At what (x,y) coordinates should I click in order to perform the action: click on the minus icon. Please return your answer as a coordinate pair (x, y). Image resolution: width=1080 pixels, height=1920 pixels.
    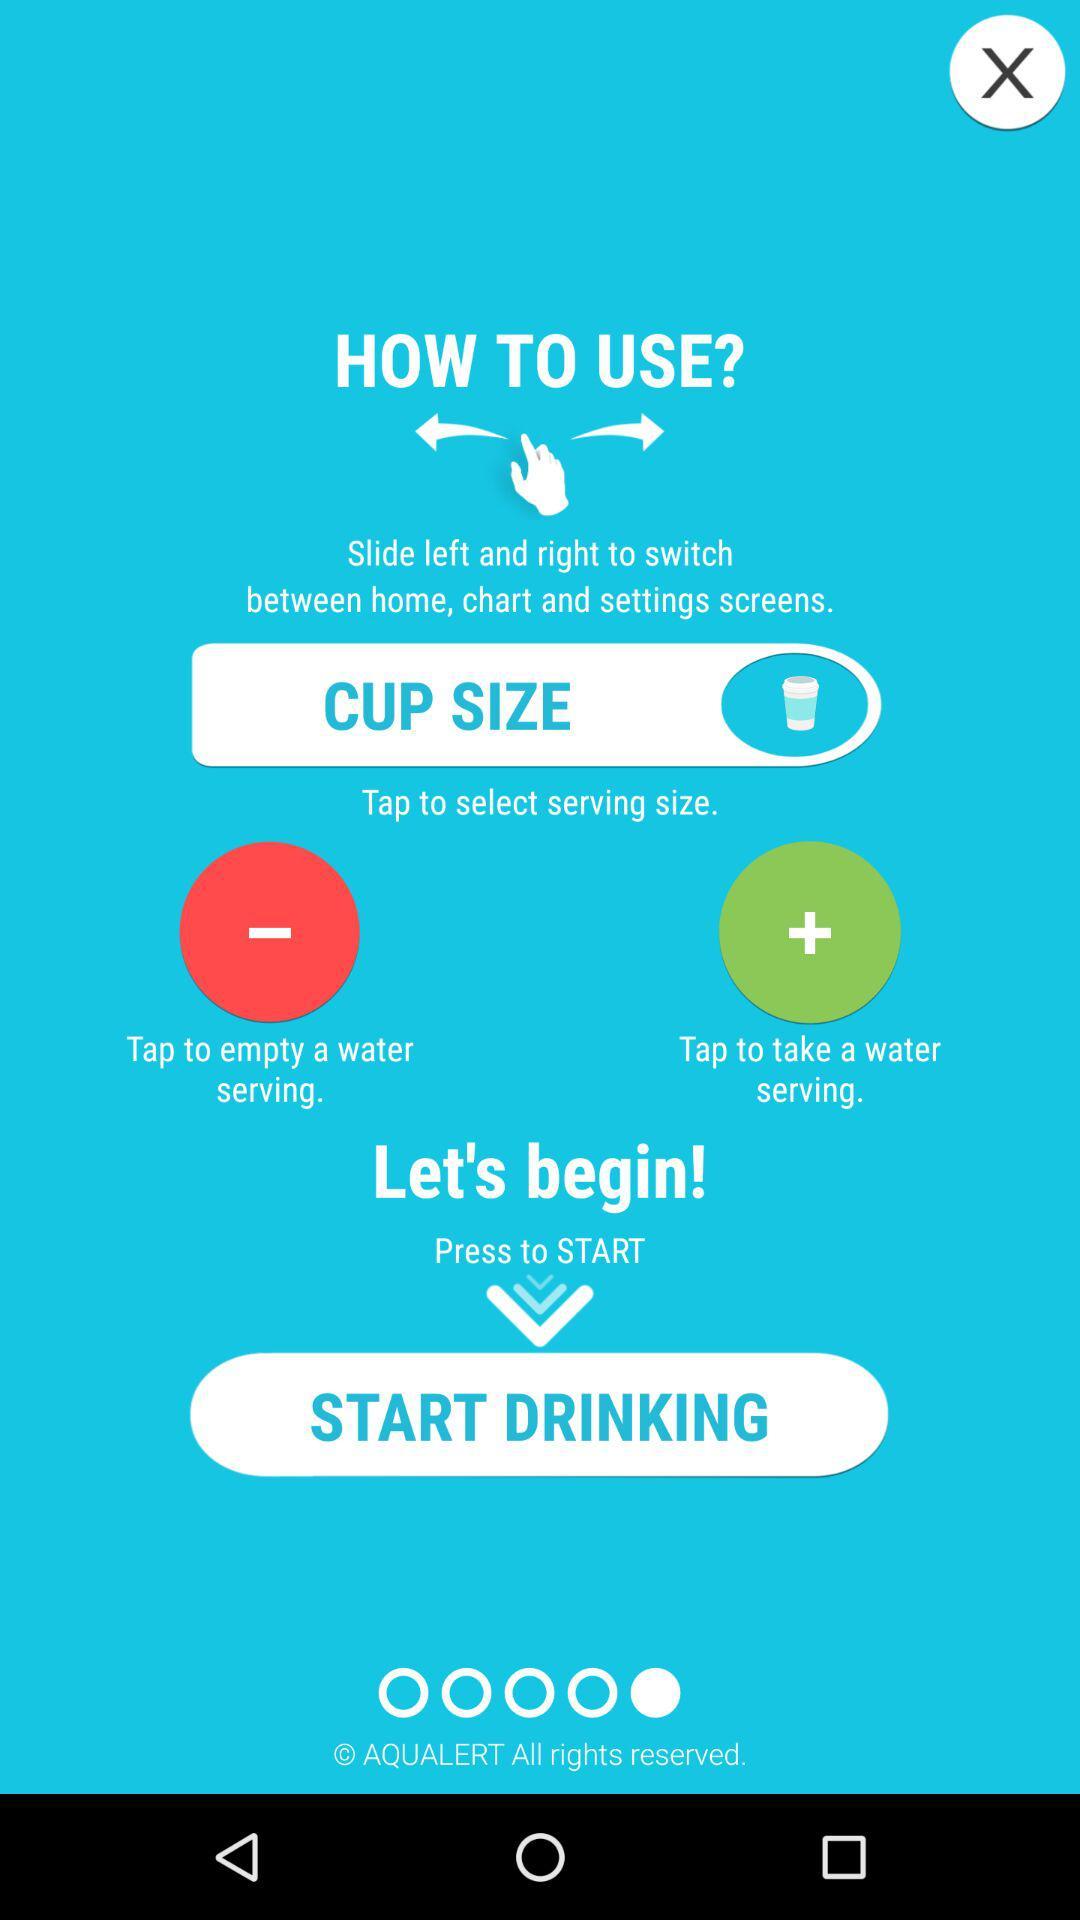
    Looking at the image, I should click on (268, 931).